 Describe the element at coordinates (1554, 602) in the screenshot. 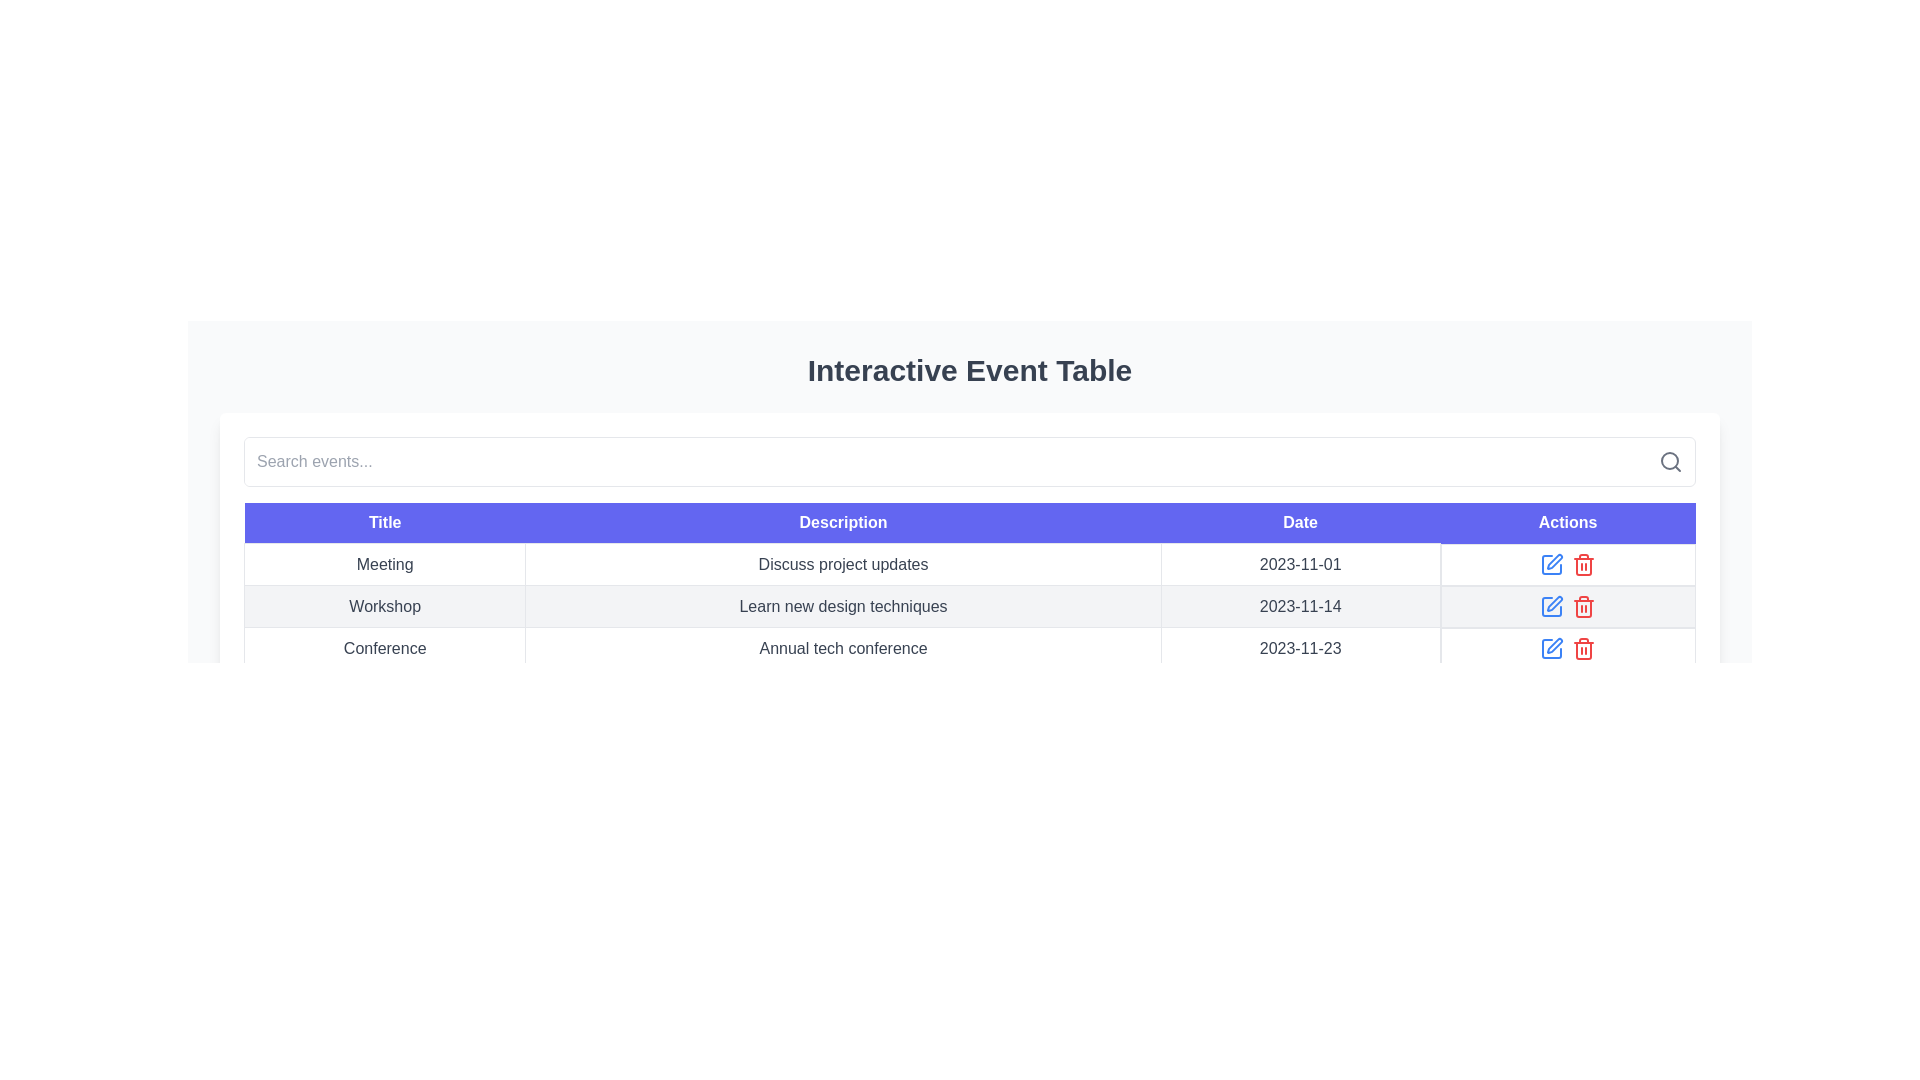

I see `the navigation keys` at that location.